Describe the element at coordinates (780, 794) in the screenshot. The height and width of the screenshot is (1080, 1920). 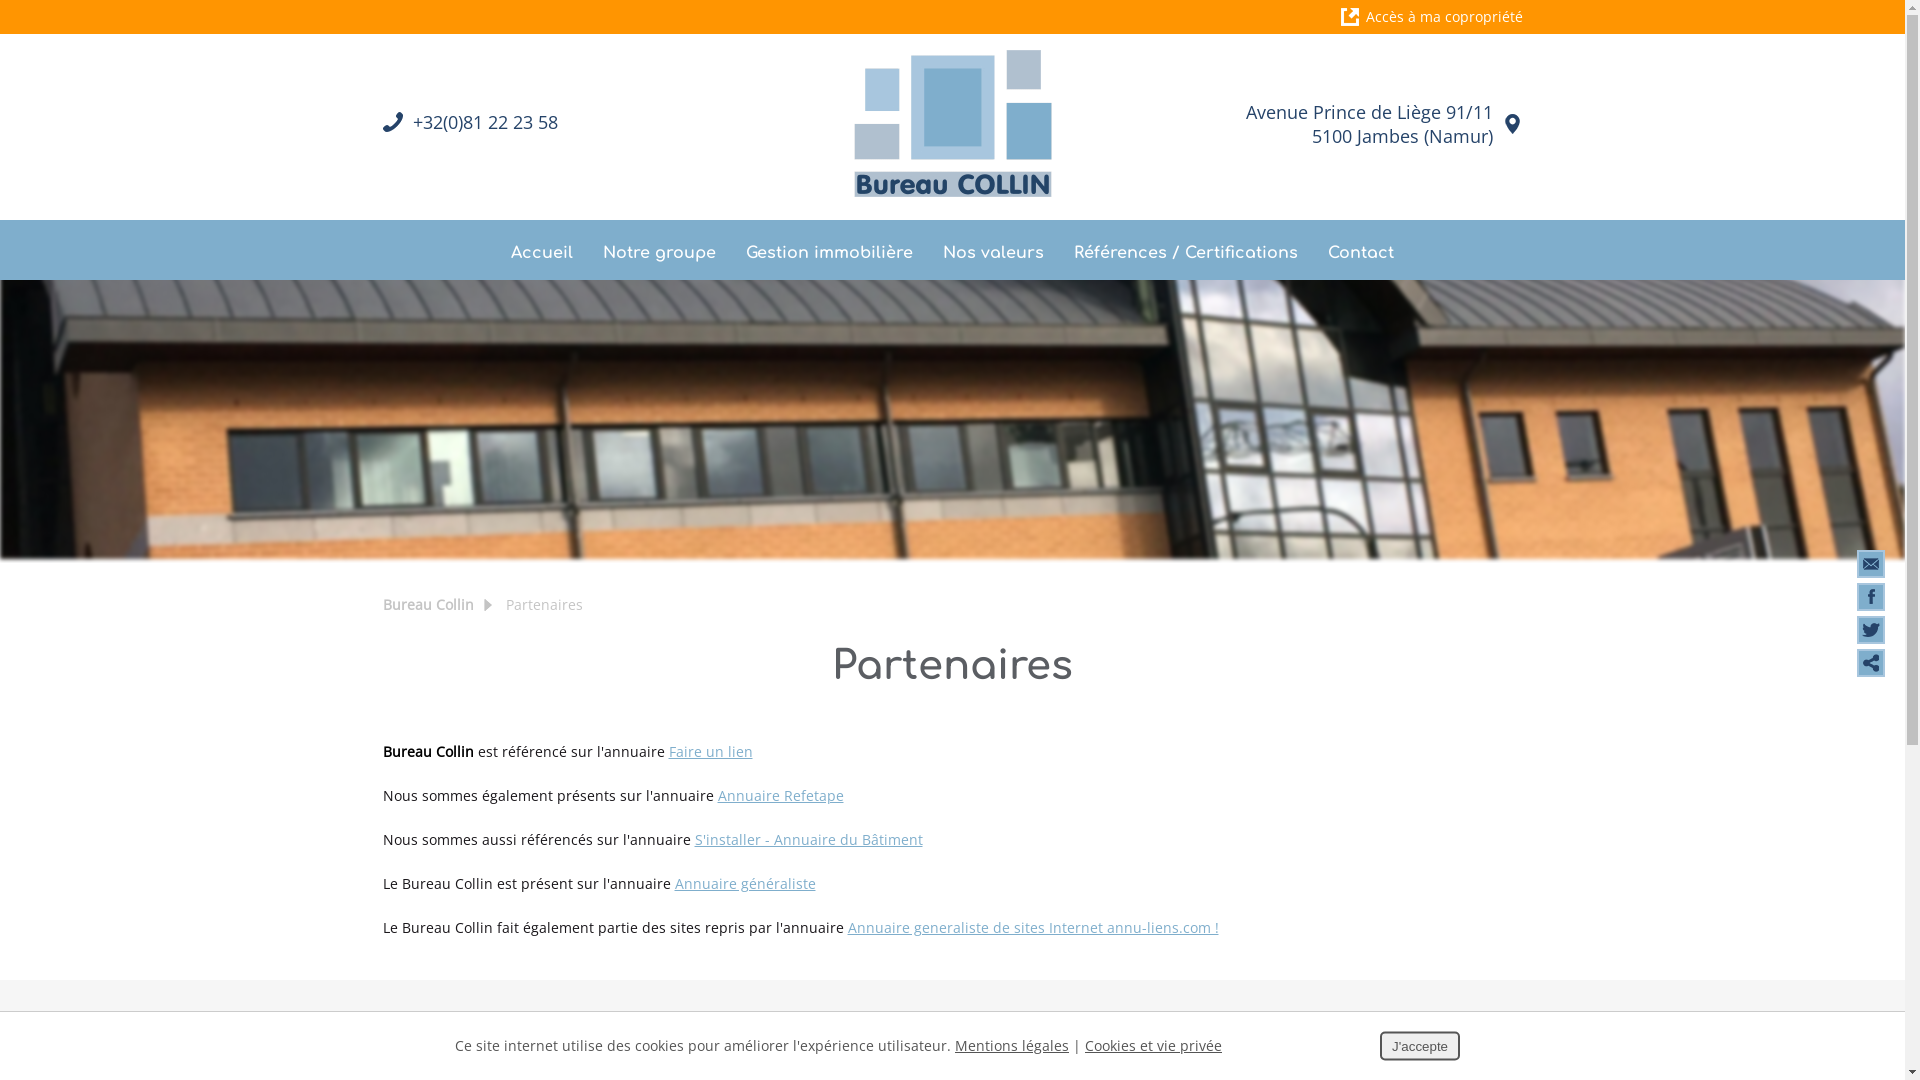
I see `'Annuaire Refetape'` at that location.